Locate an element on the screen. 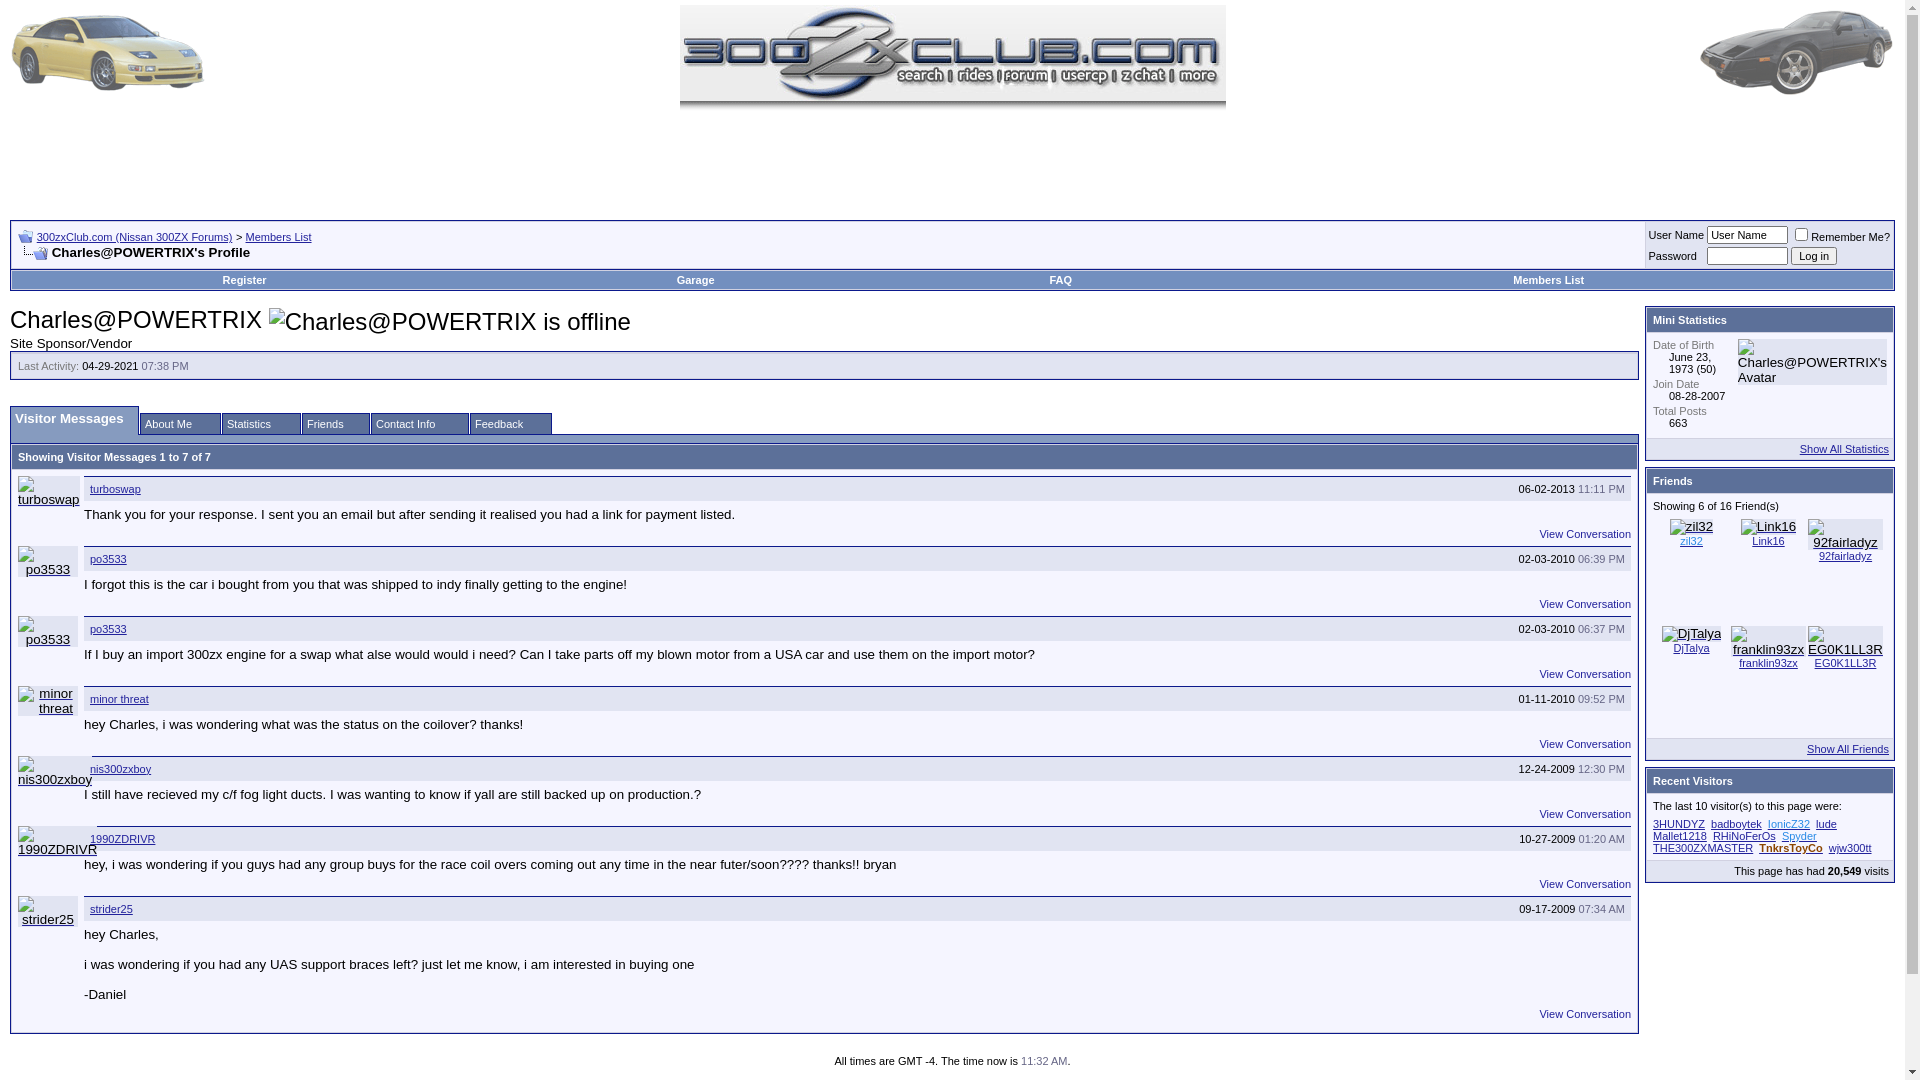 This screenshot has width=1920, height=1080. 'po3533' is located at coordinates (107, 627).